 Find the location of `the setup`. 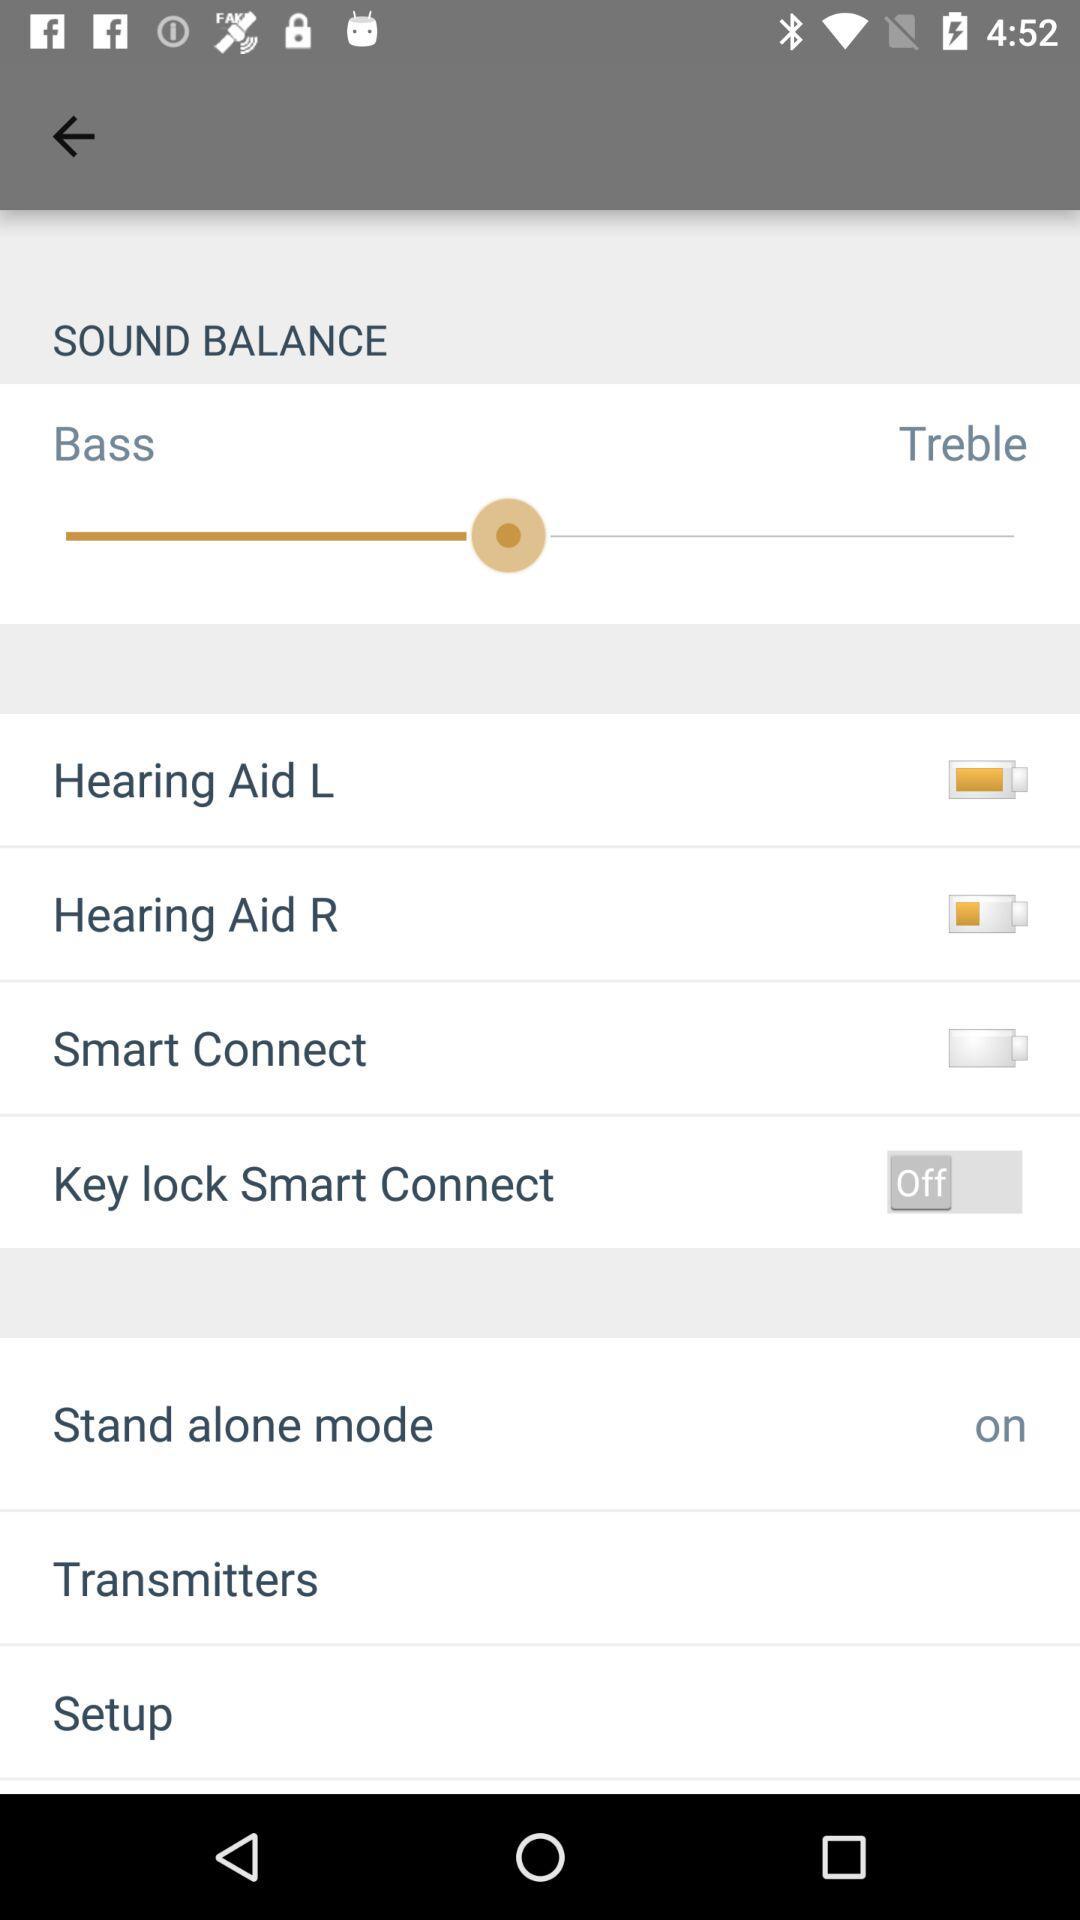

the setup is located at coordinates (85, 1710).